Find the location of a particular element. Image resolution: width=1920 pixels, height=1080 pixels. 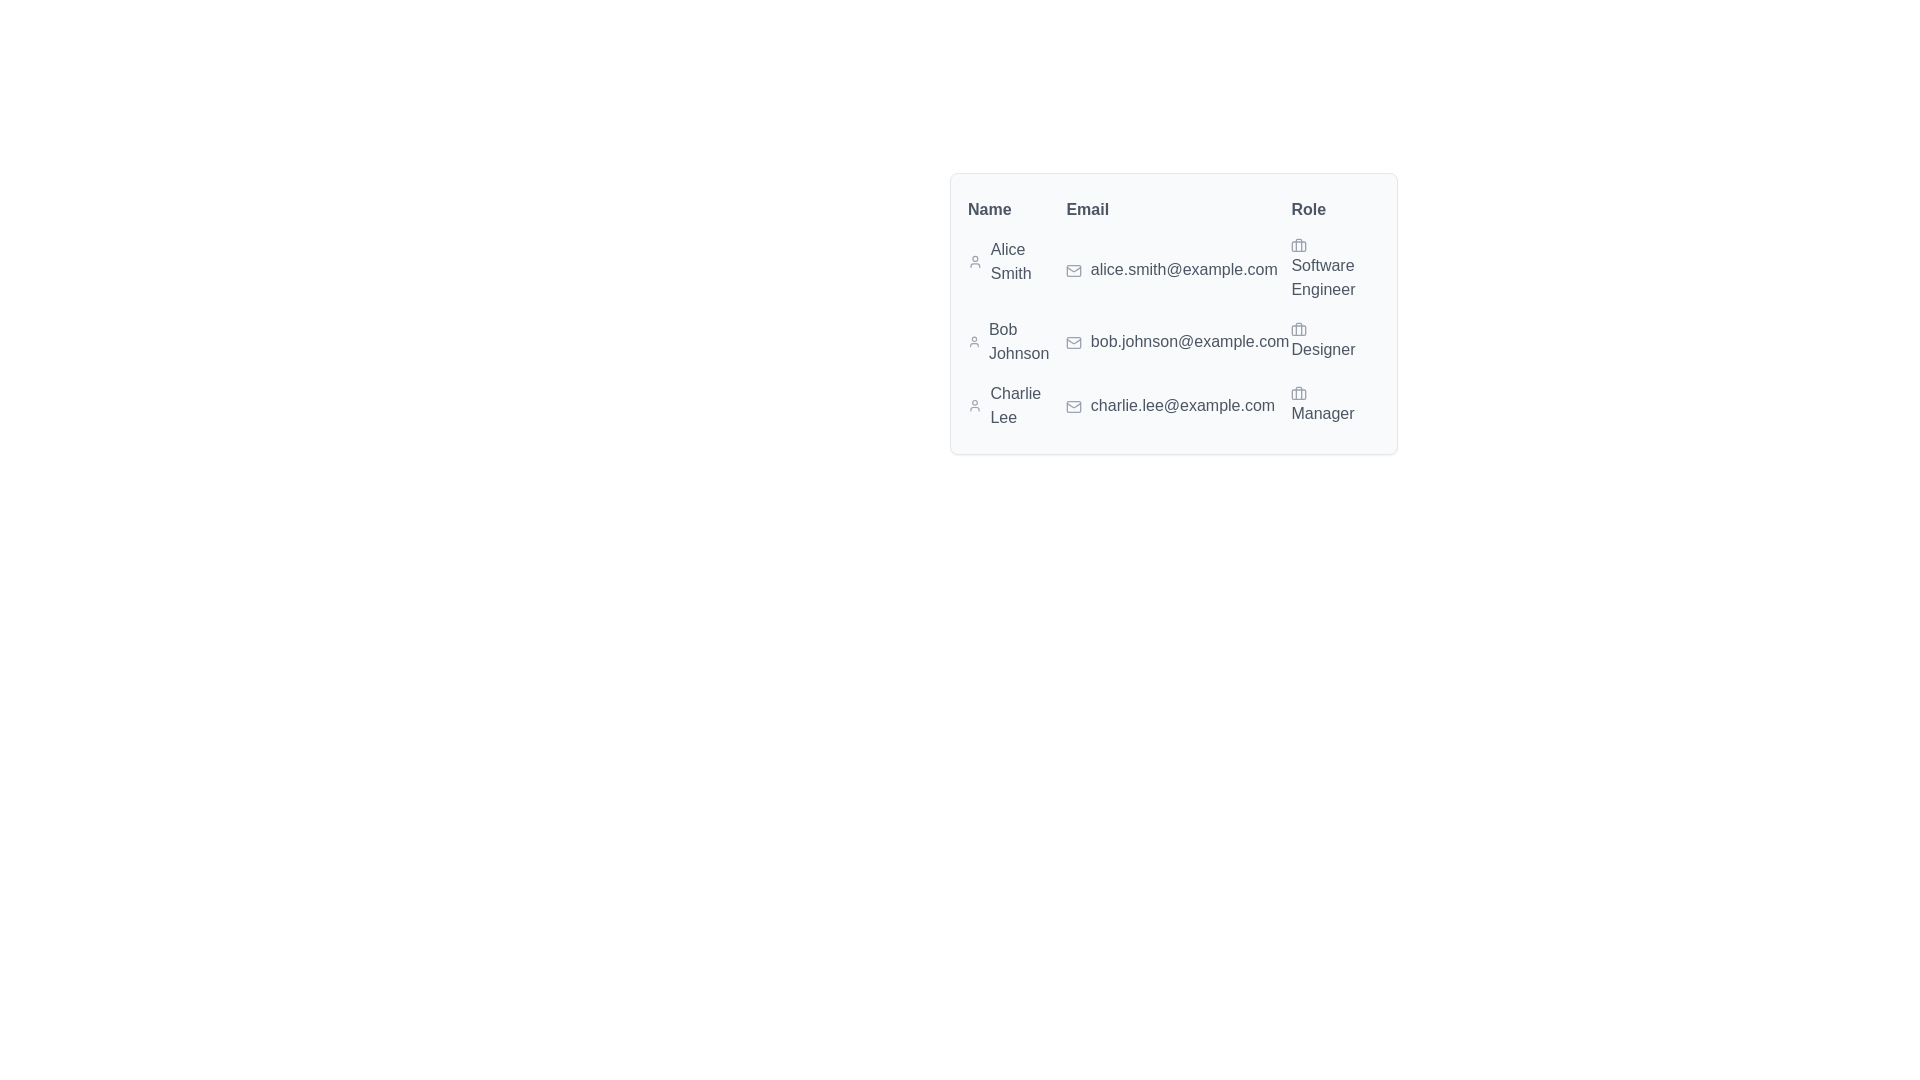

the static text element displaying the user's name 'Alice Smith' in the first row of the table under the 'Name' column is located at coordinates (1016, 261).